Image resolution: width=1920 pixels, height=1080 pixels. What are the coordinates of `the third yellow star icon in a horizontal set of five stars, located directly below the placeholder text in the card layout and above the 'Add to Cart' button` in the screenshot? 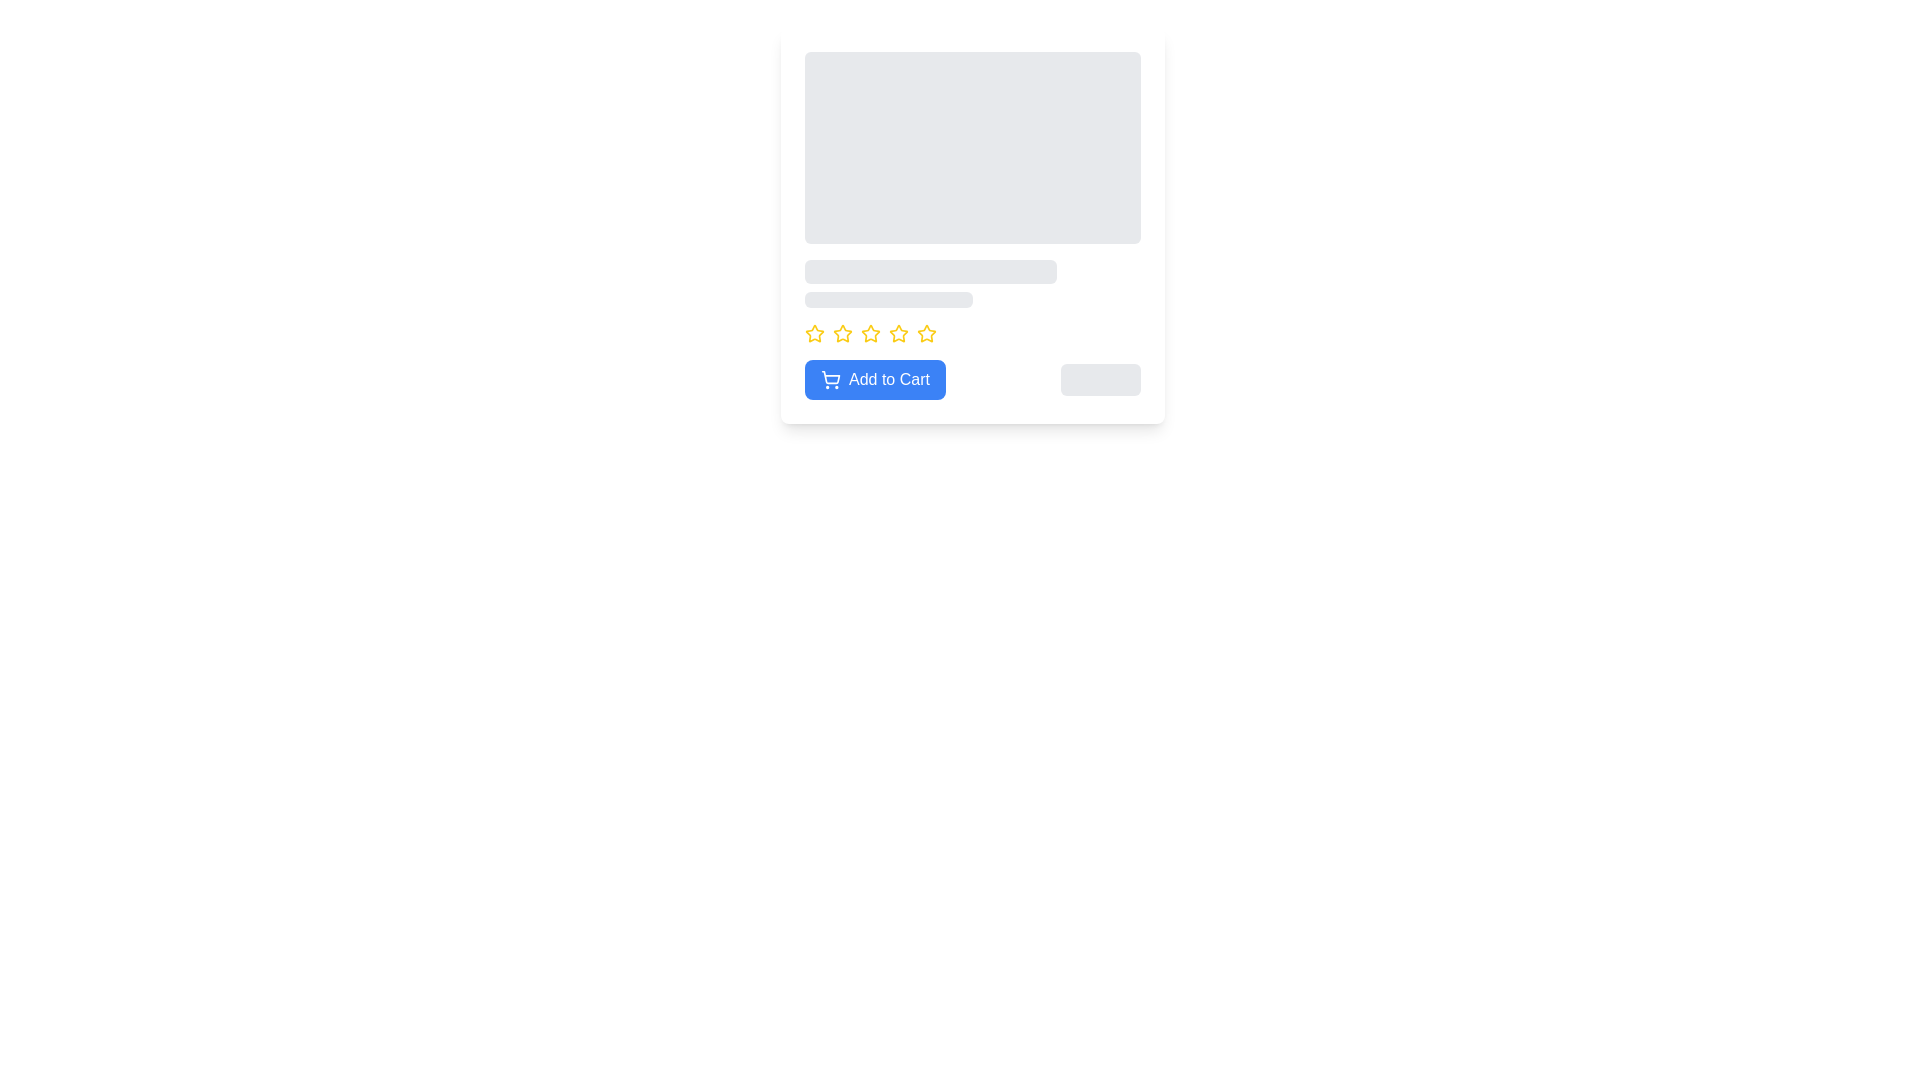 It's located at (870, 333).